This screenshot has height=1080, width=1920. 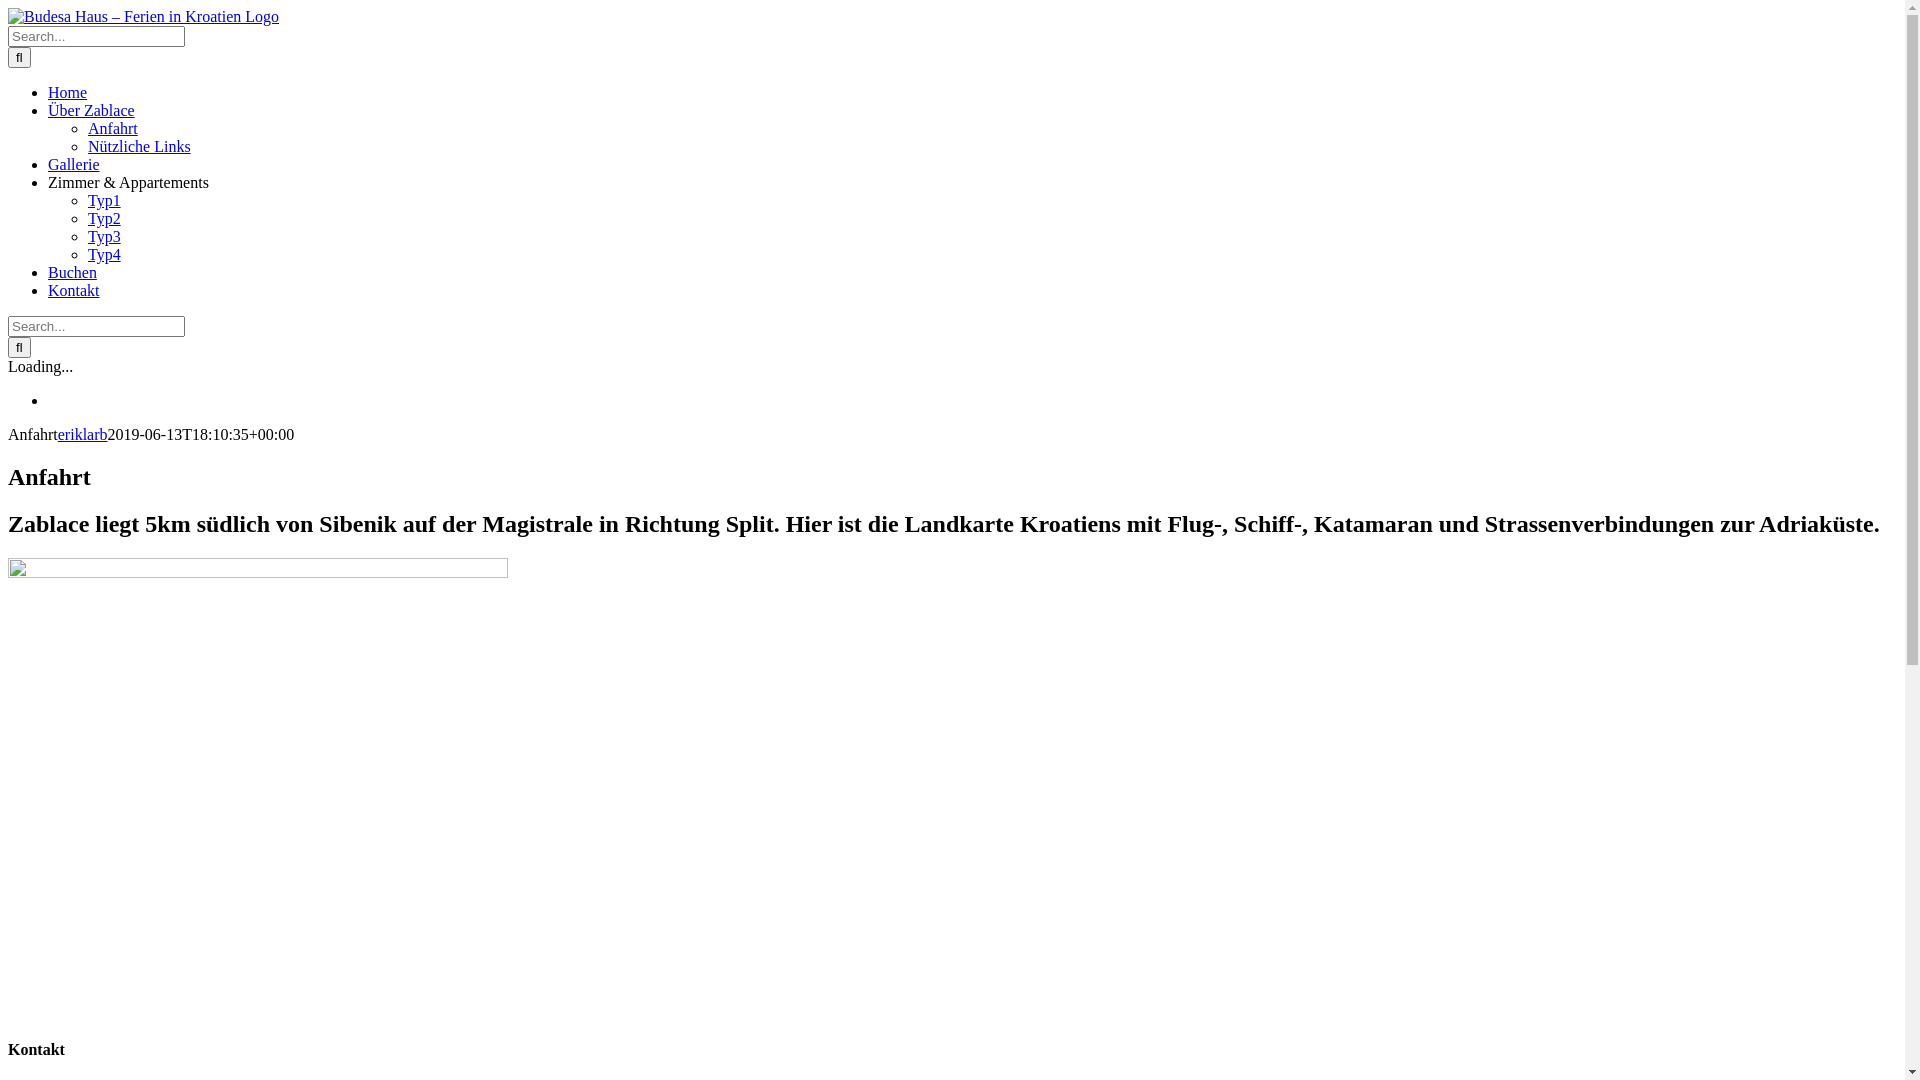 I want to click on 'Typ2', so click(x=103, y=218).